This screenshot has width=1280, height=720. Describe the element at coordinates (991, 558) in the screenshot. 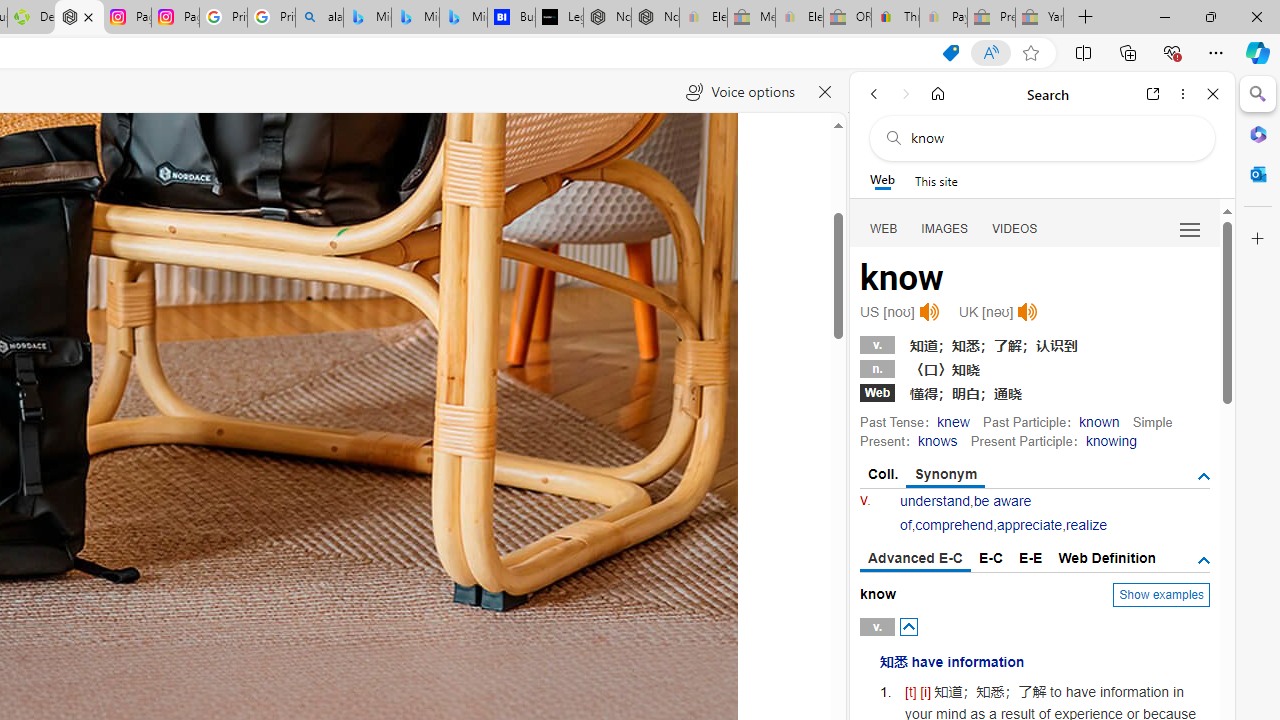

I see `'E-C'` at that location.